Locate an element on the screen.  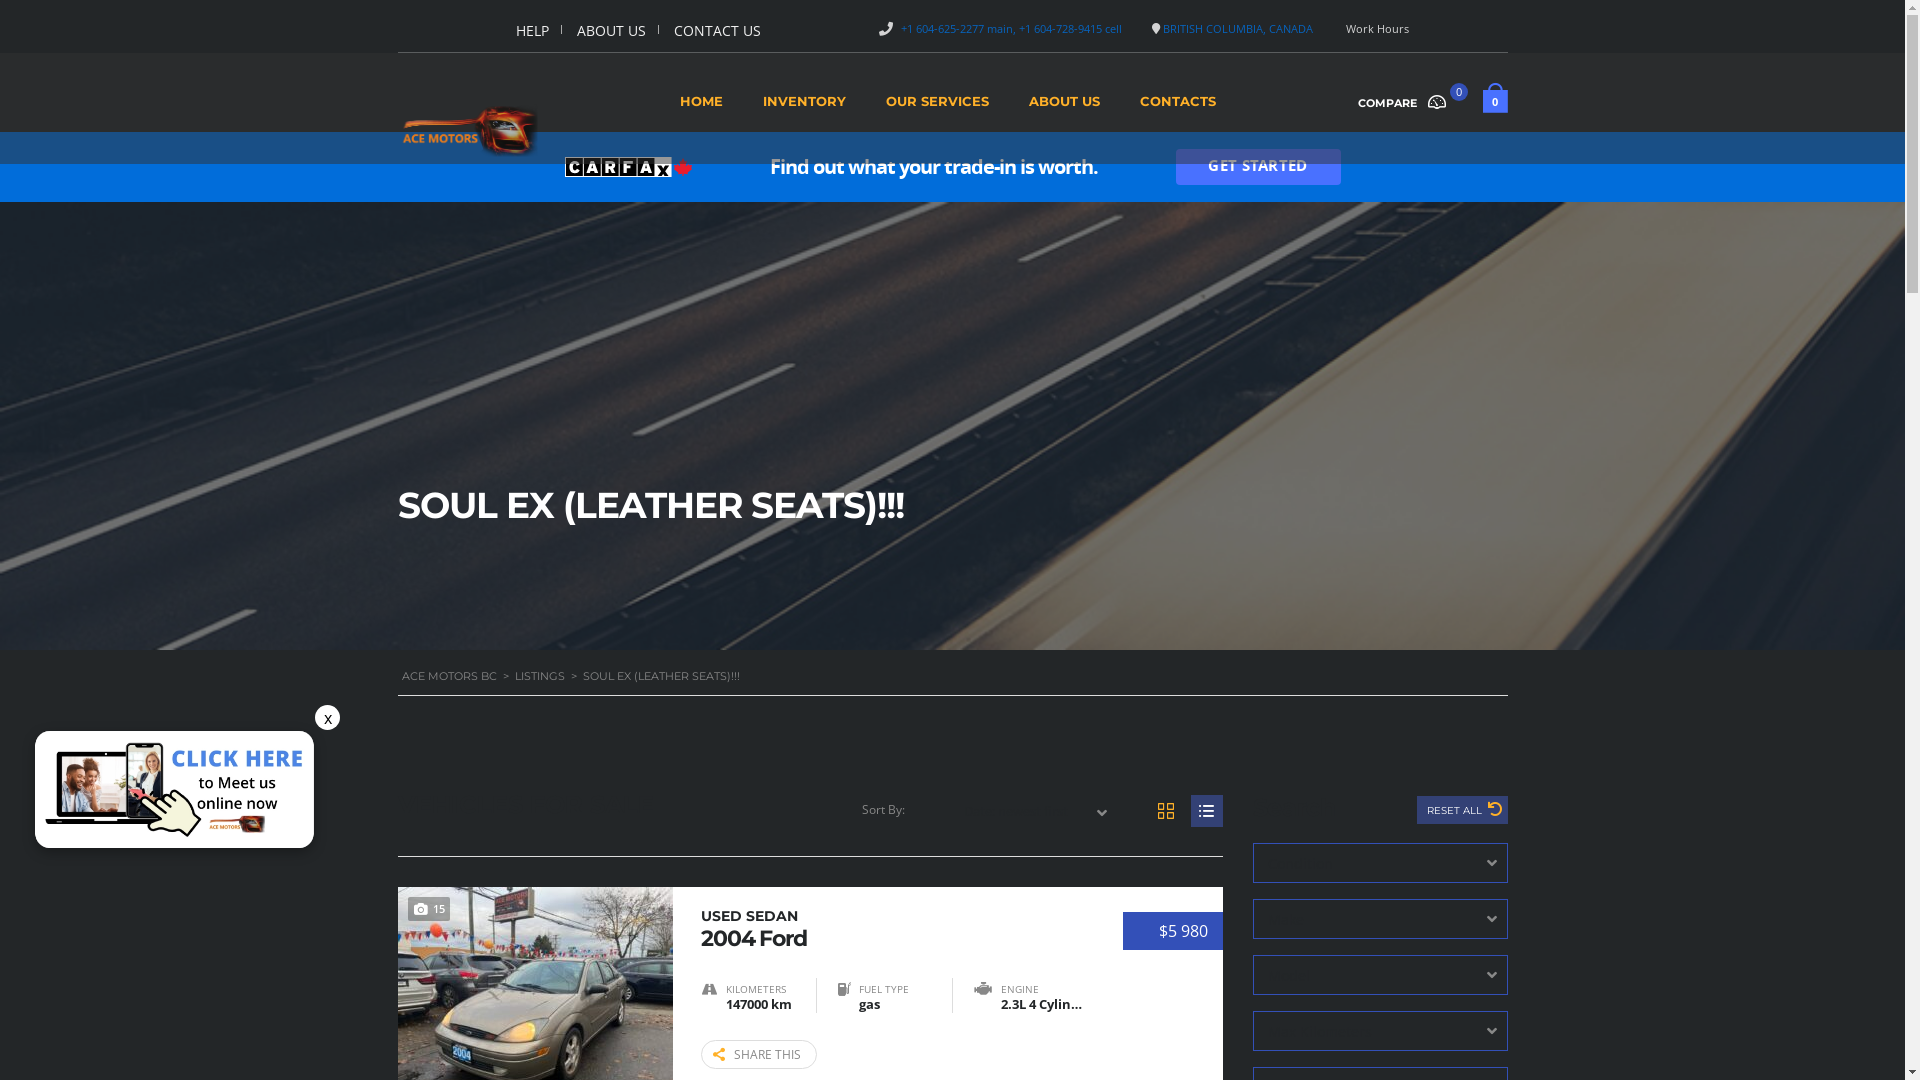
'CONTACTS' is located at coordinates (1177, 107).